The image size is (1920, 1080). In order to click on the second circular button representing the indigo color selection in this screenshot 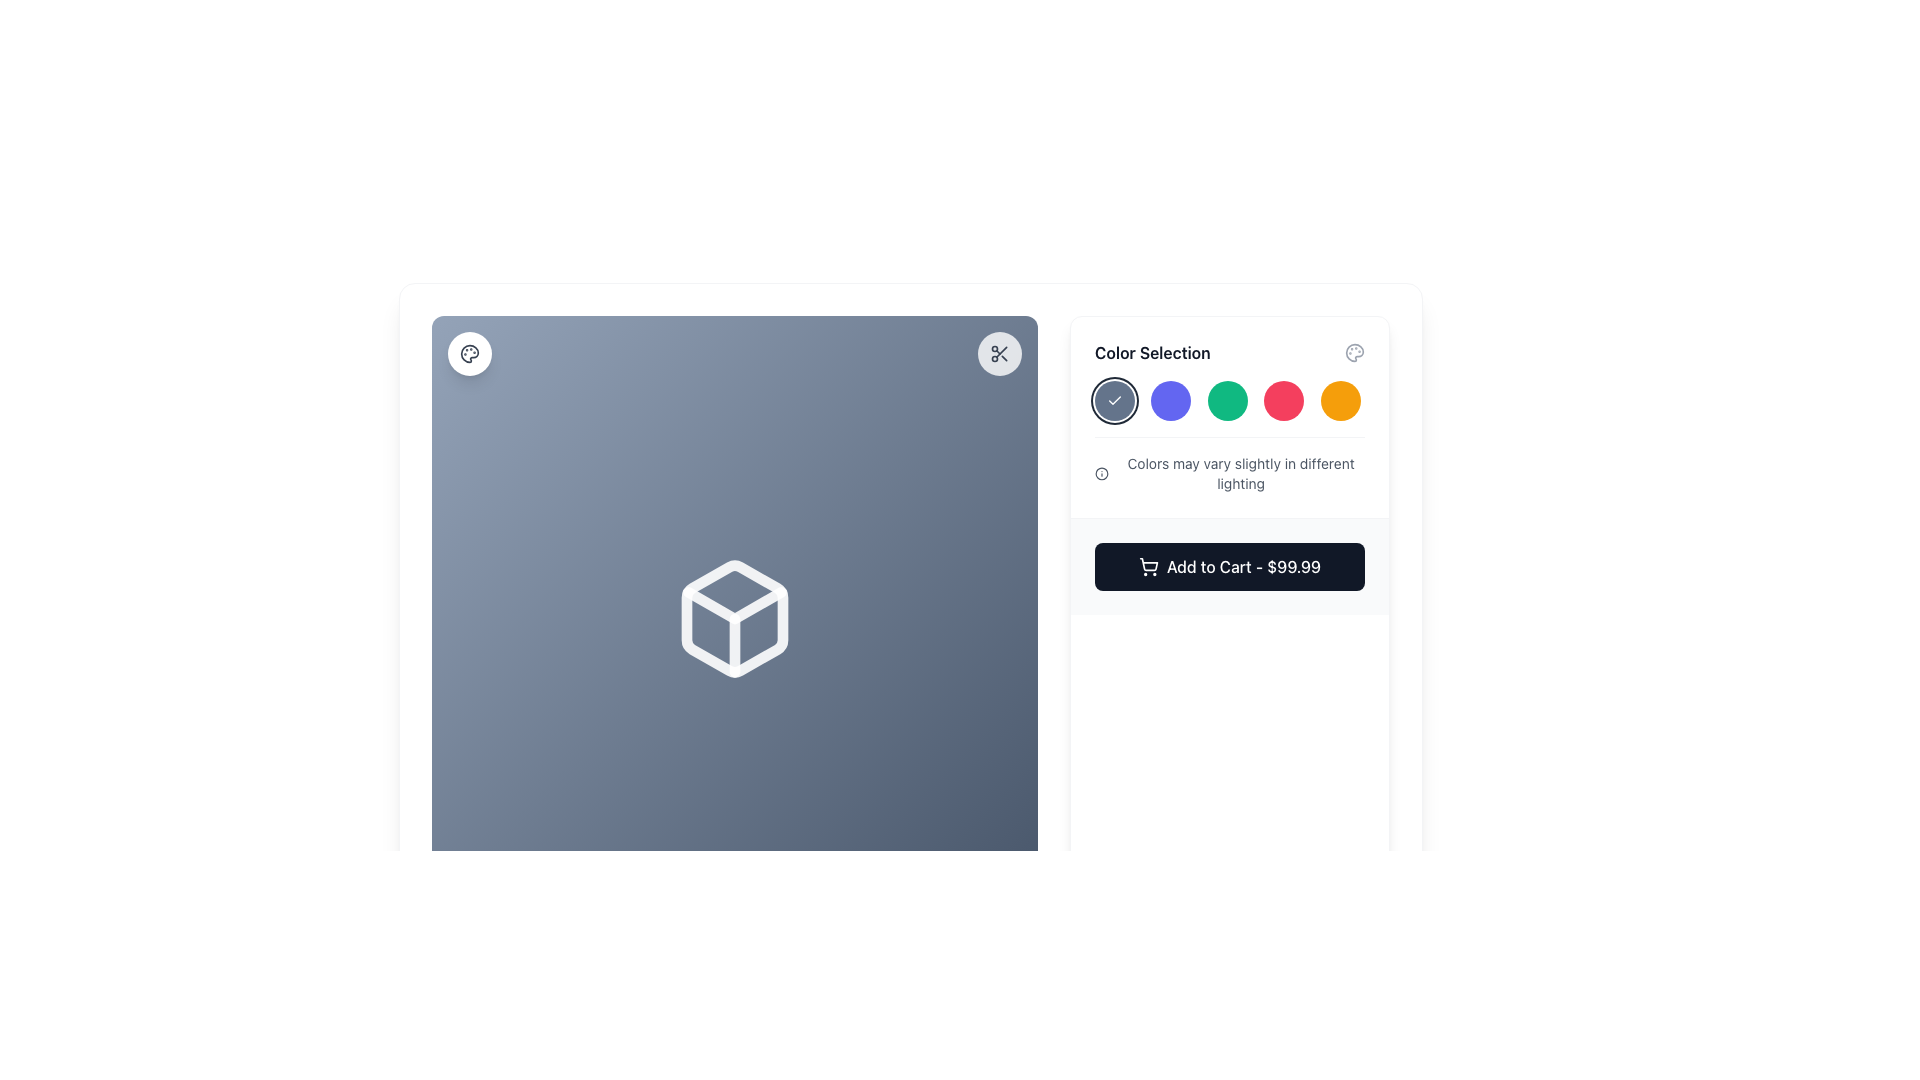, I will do `click(1171, 401)`.